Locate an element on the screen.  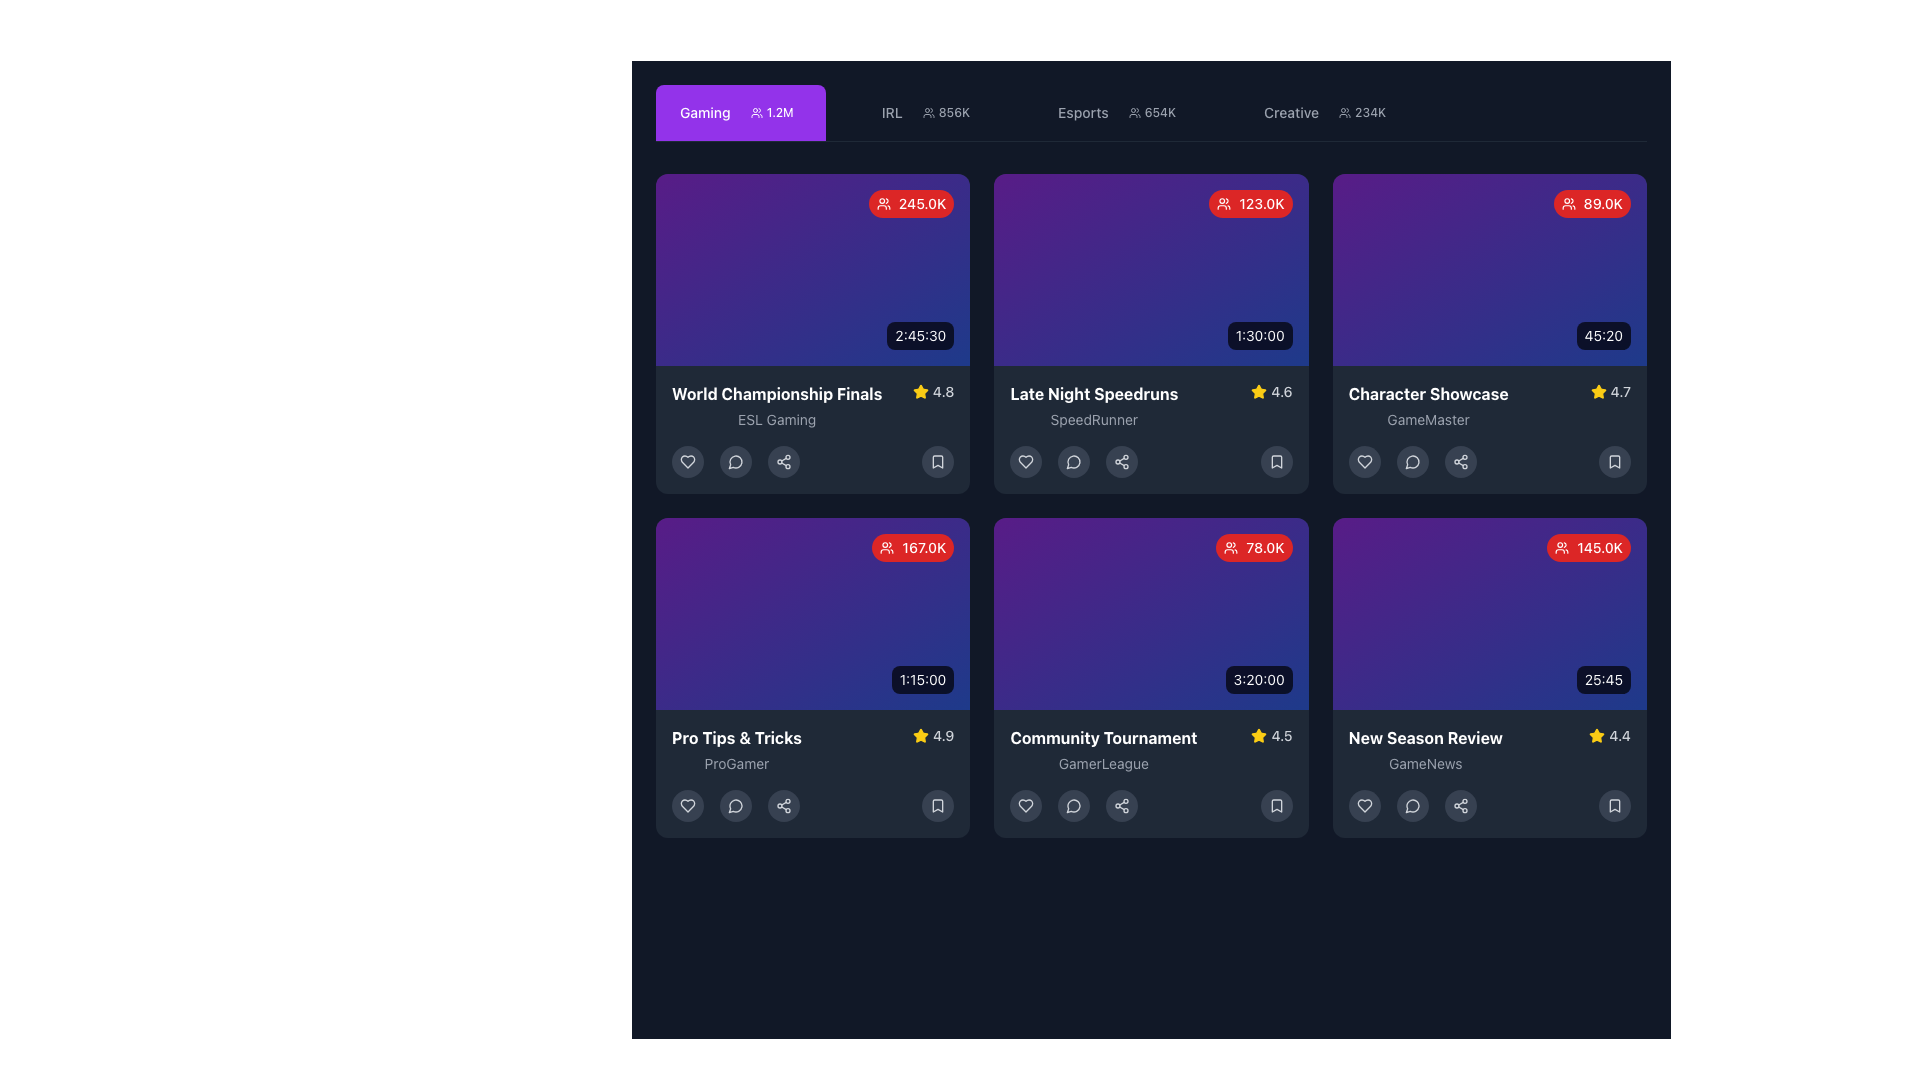
the star icon, which is filled with a vibrant yellow color and positioned adjacent to the numeric rating '4.8' within a card layout is located at coordinates (919, 392).